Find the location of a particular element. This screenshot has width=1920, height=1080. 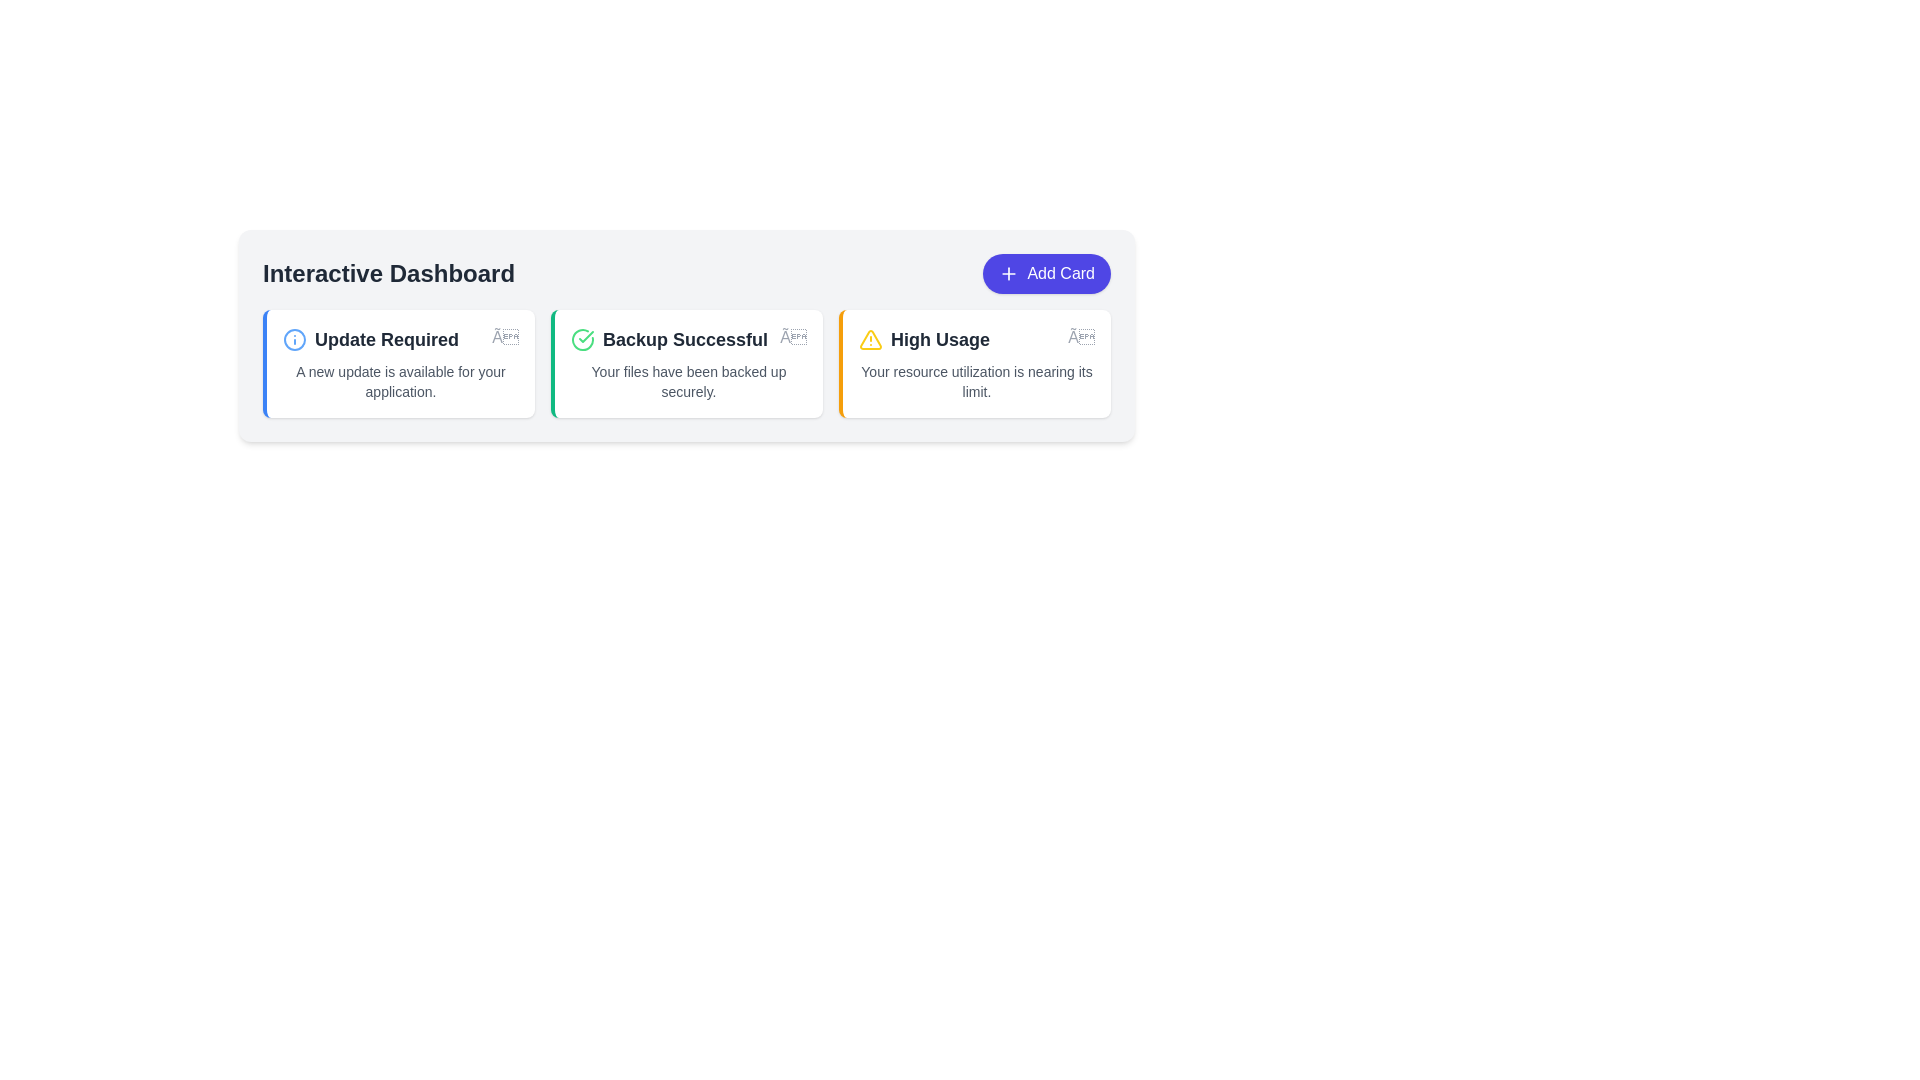

the Informational card that informs the user about the availability of a new update for their application, which is the first card from the left in a grid layout below the 'Interactive Dashboard' label is located at coordinates (398, 363).